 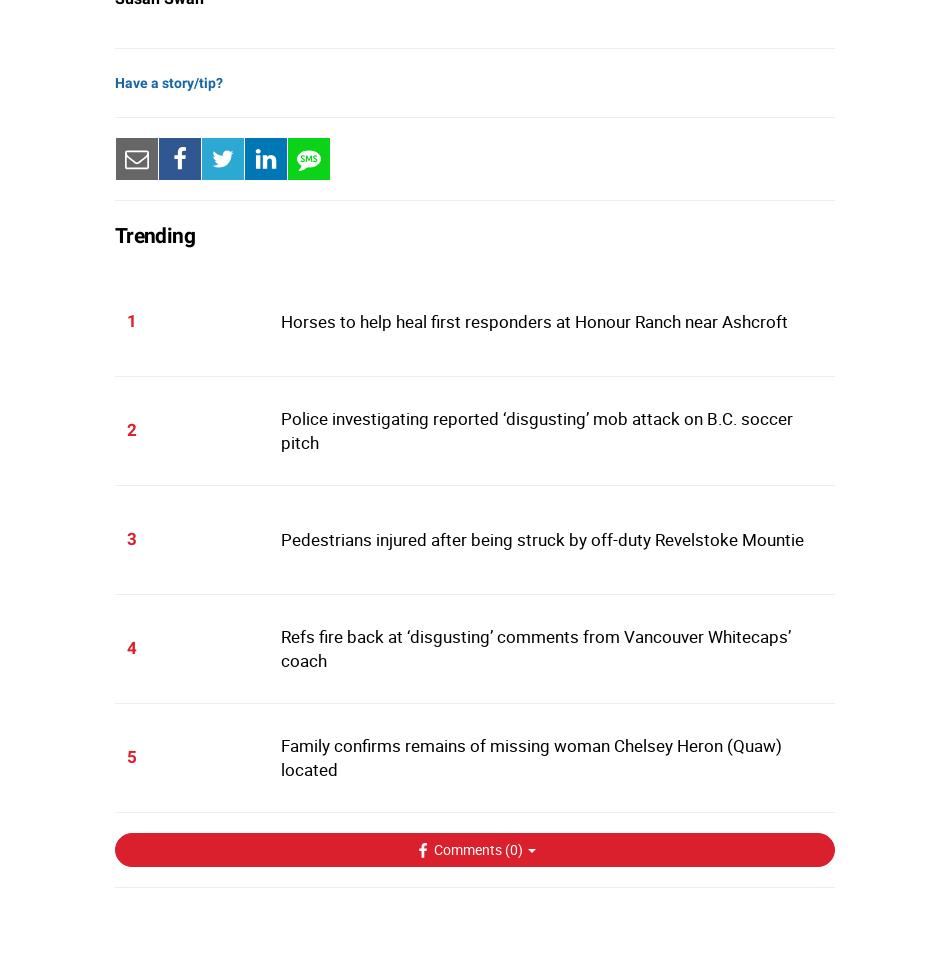 I want to click on 'Pedestrians injured after being struck by off-duty Revelstoke Mountie', so click(x=541, y=539).